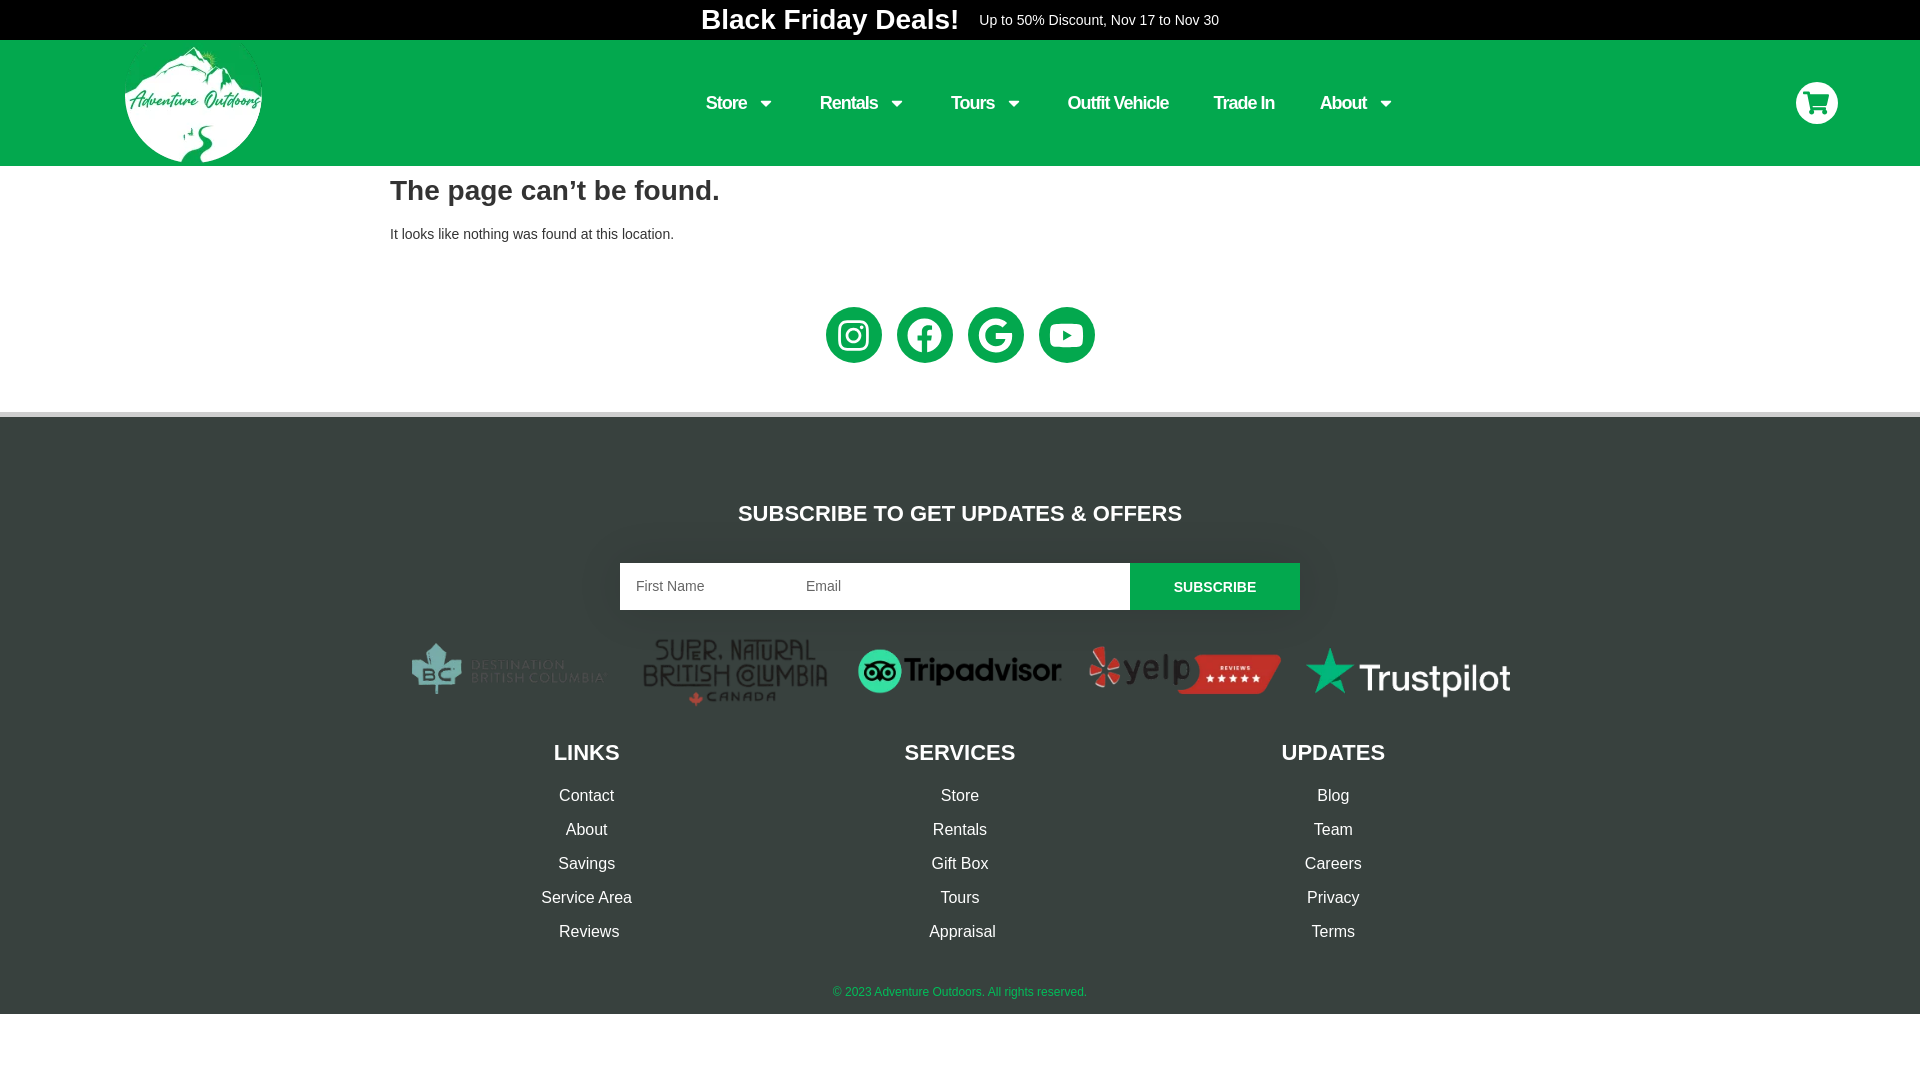 This screenshot has width=1920, height=1080. What do you see at coordinates (408, 829) in the screenshot?
I see `'About'` at bounding box center [408, 829].